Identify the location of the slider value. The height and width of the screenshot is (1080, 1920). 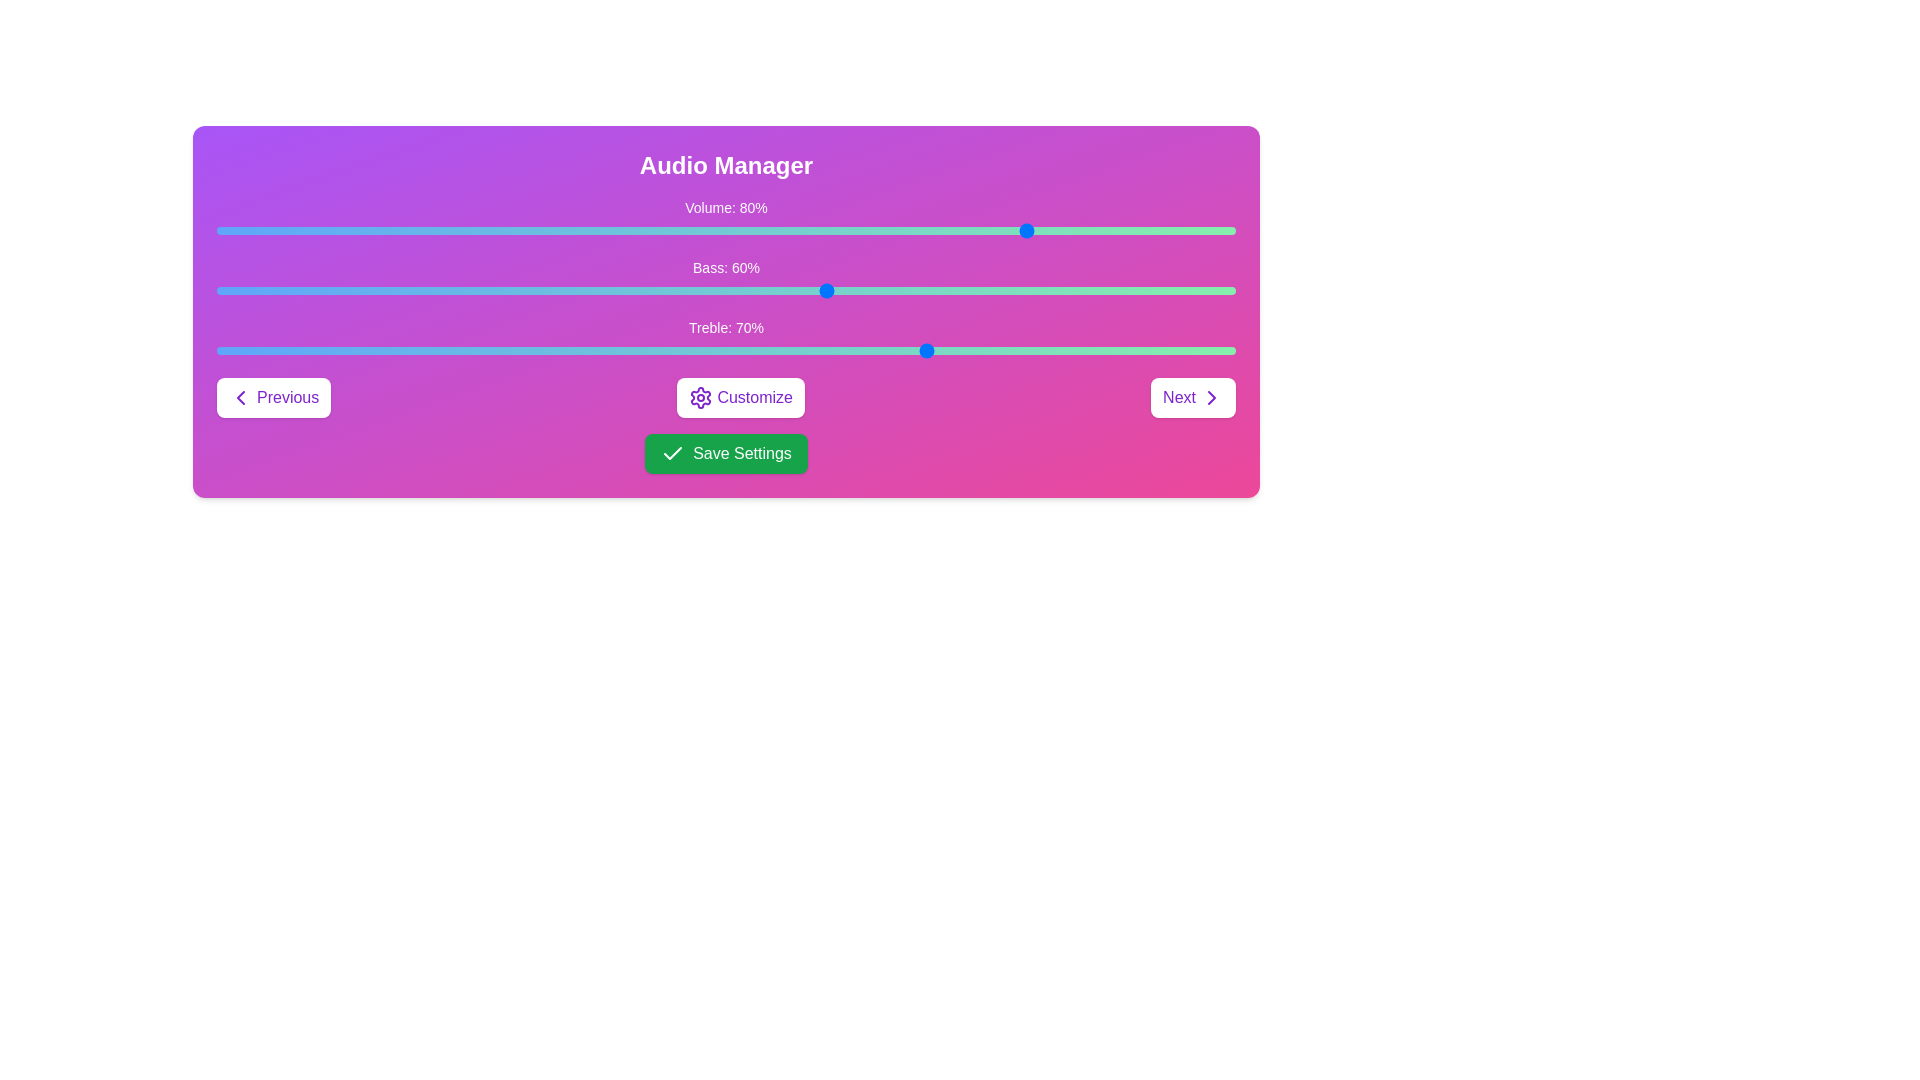
(807, 230).